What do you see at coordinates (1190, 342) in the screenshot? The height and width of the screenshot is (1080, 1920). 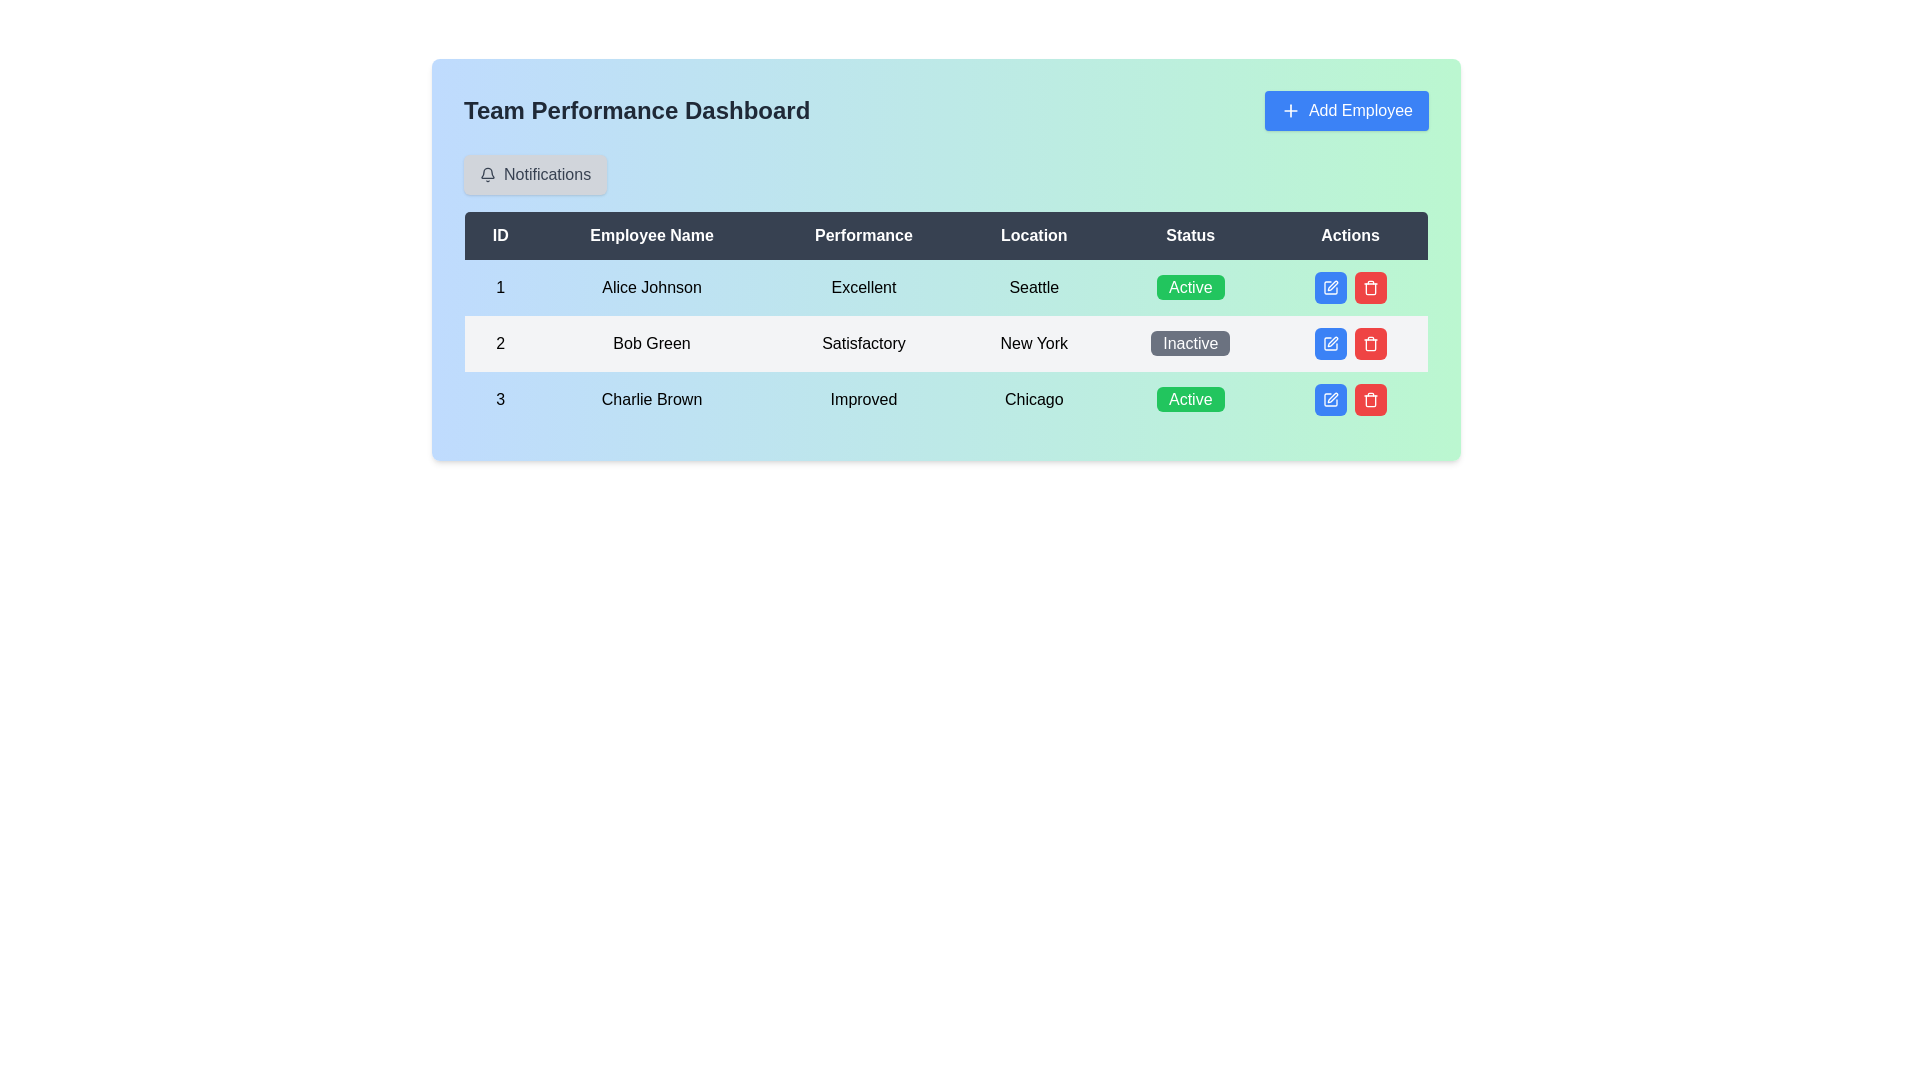 I see `the status badge indicating that the associated employee, Bob Green, is currently inactive, located in the second row of the table under the 'Status' column` at bounding box center [1190, 342].